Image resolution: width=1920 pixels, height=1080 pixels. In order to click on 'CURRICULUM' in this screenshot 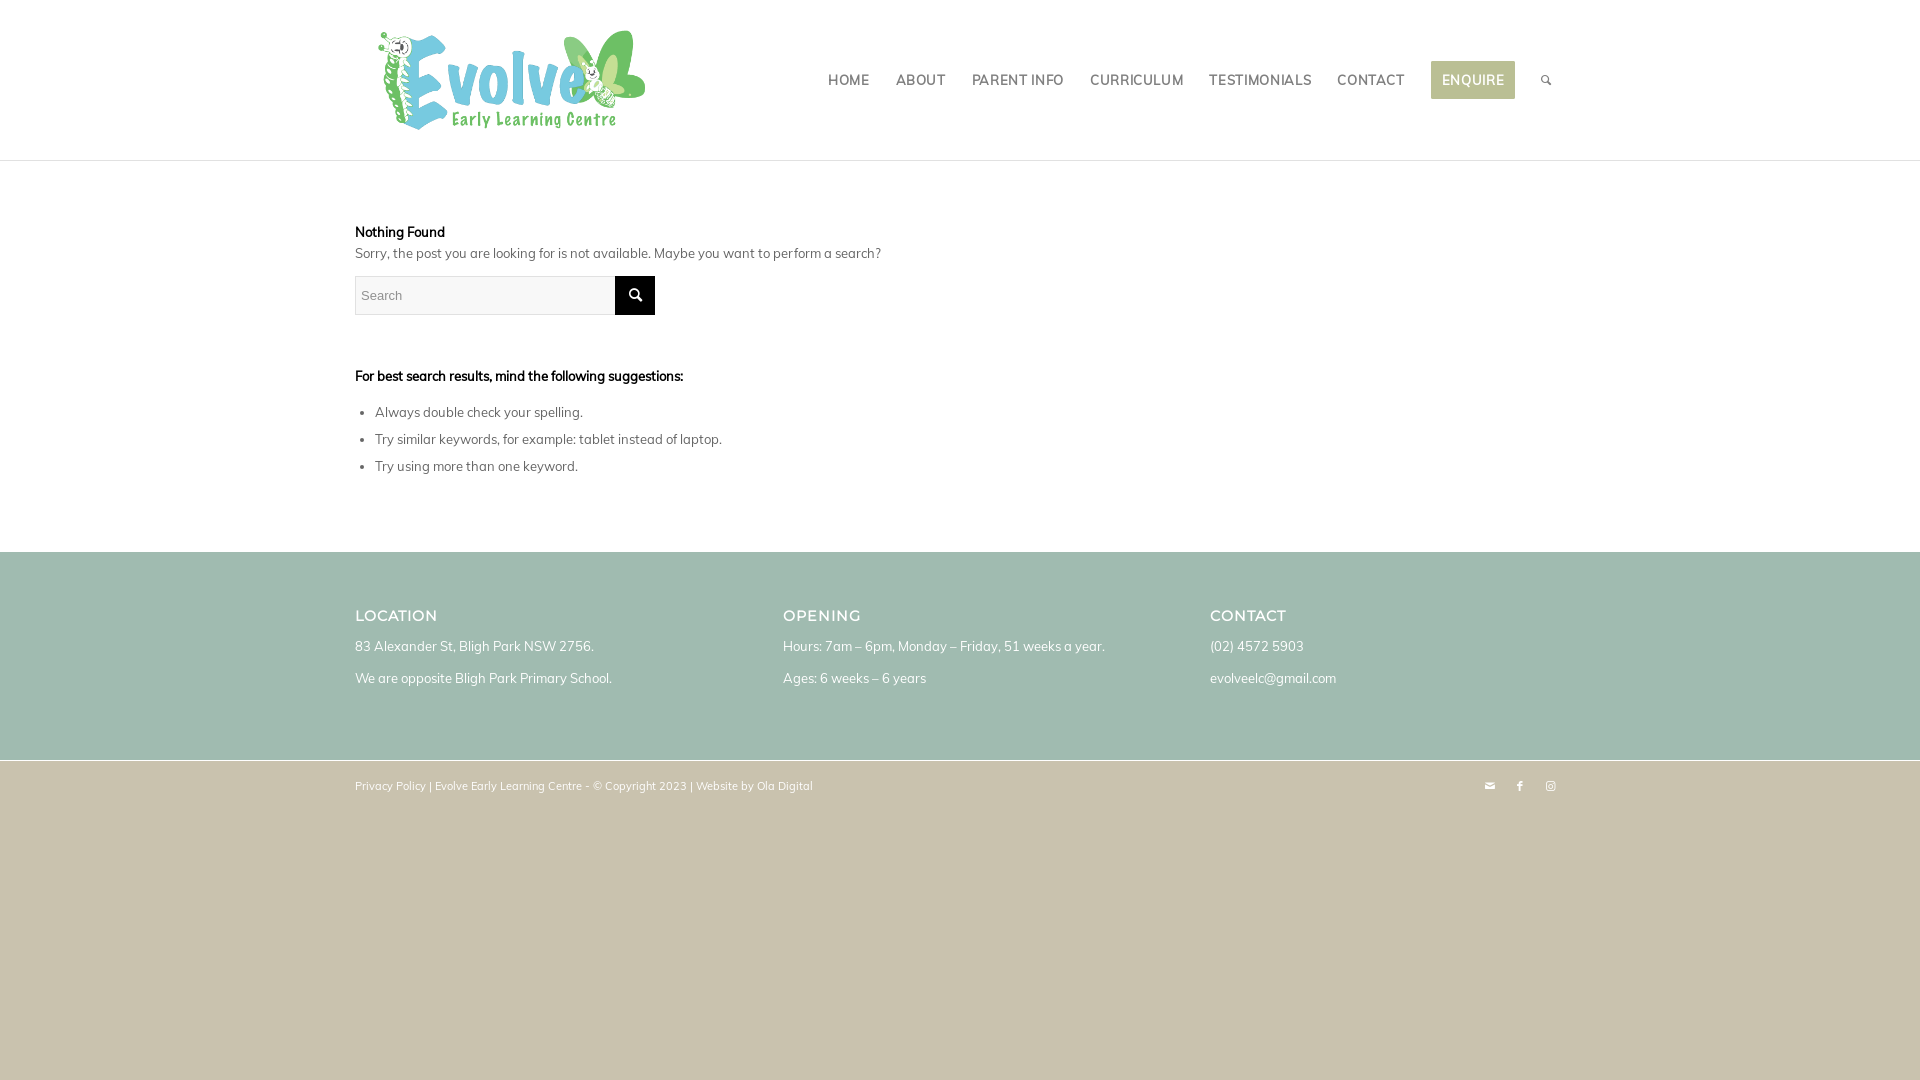, I will do `click(1137, 79)`.